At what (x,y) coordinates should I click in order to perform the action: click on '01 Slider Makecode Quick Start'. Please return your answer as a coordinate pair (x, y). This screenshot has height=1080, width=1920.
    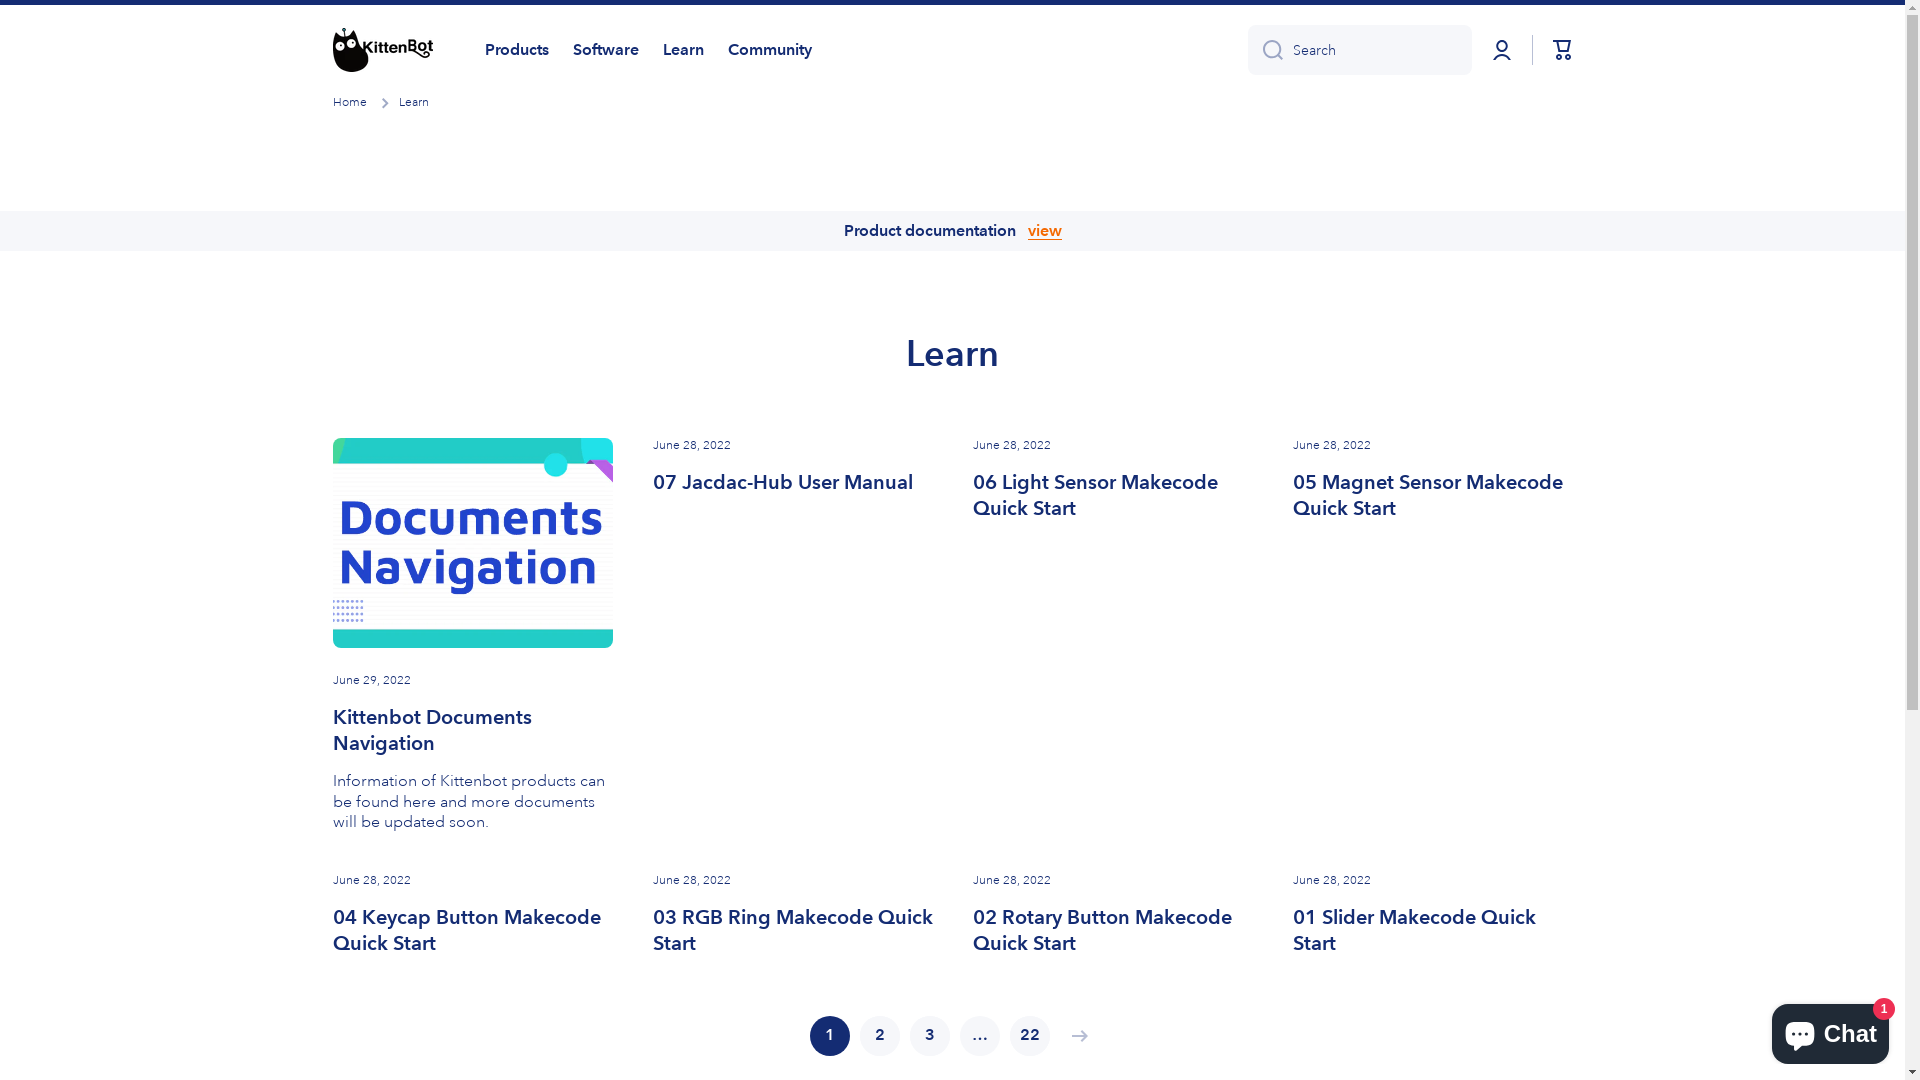
    Looking at the image, I should click on (1430, 929).